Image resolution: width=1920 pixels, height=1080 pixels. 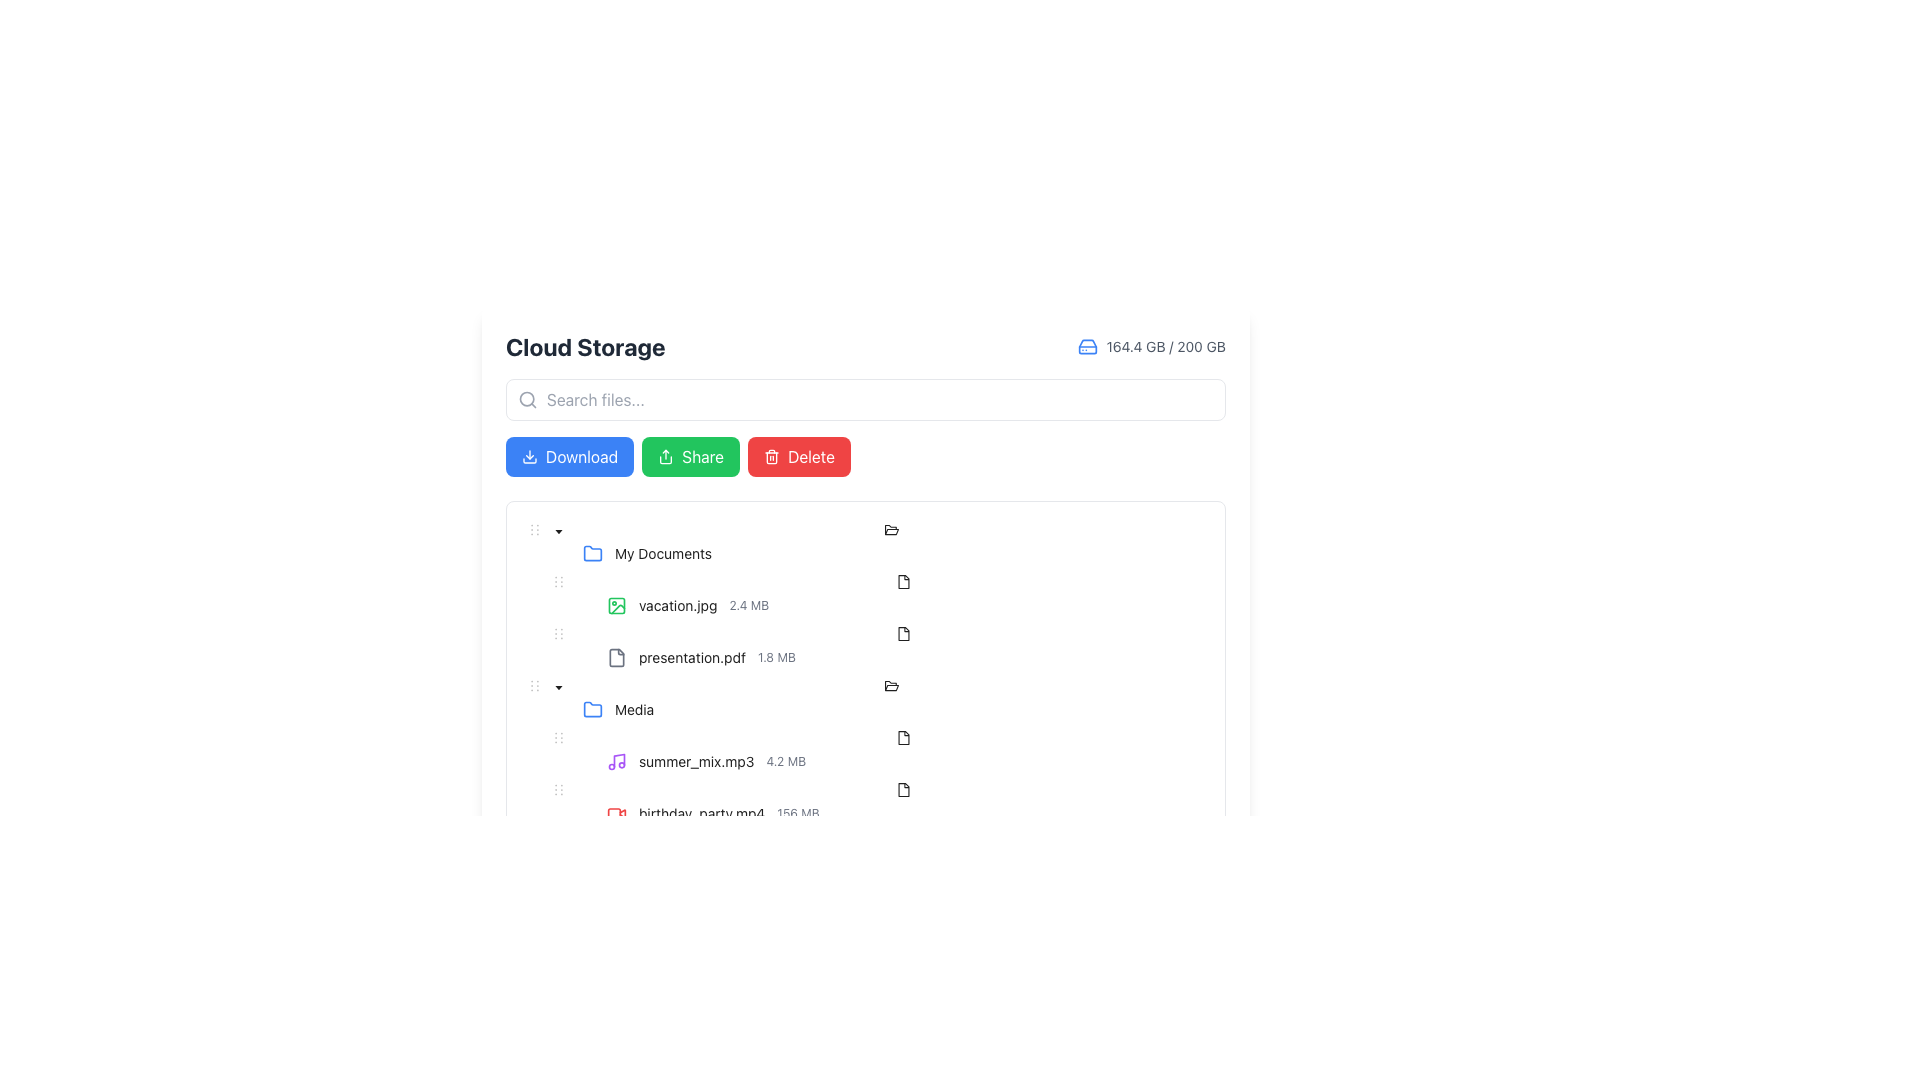 I want to click on the non-interactive tree switcher icon located to the left of the text 'birthday_party.mp4156 MB' in the tree structure, so click(x=581, y=801).